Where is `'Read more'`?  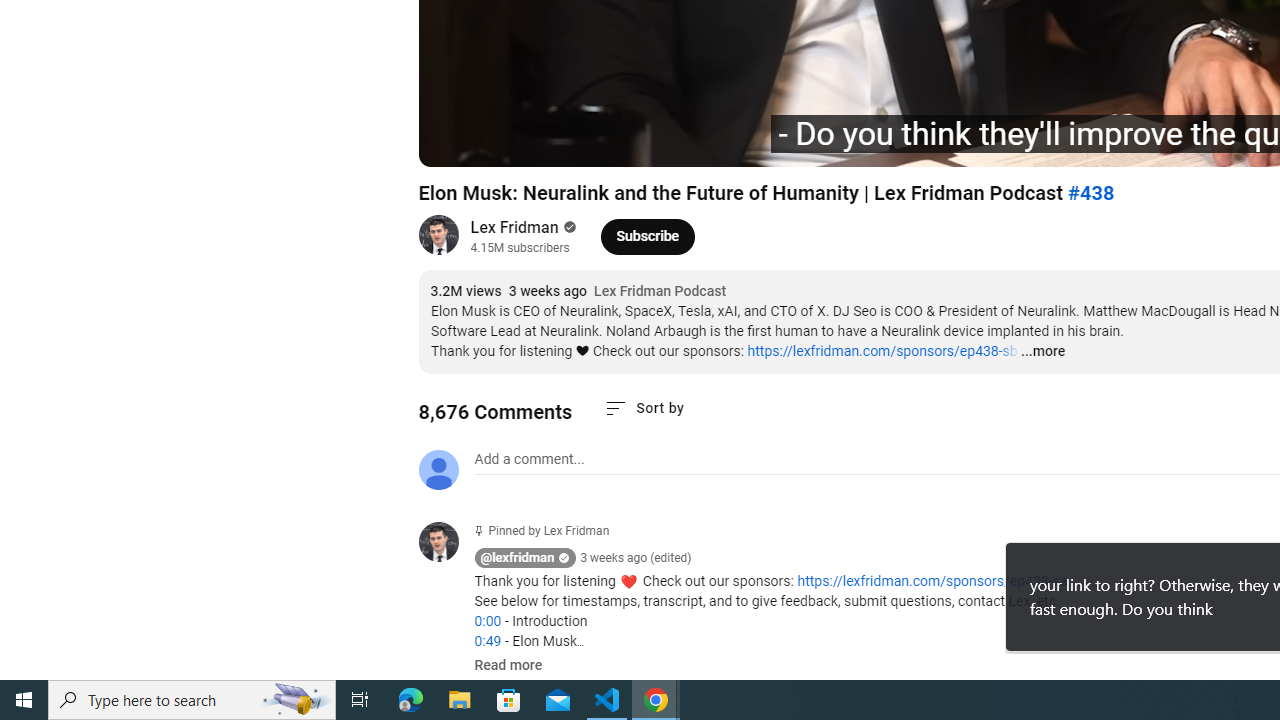 'Read more' is located at coordinates (508, 666).